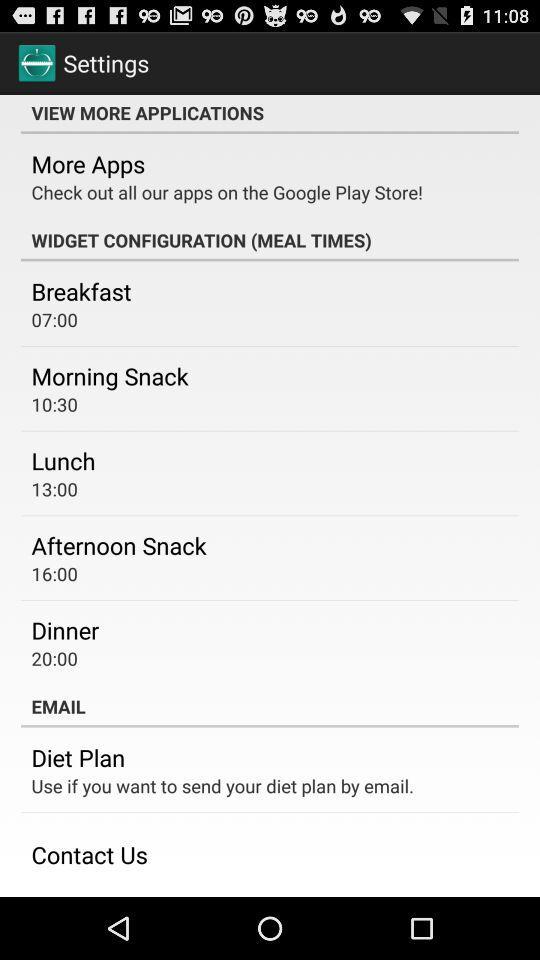 The width and height of the screenshot is (540, 960). I want to click on the item above check out all icon, so click(87, 162).